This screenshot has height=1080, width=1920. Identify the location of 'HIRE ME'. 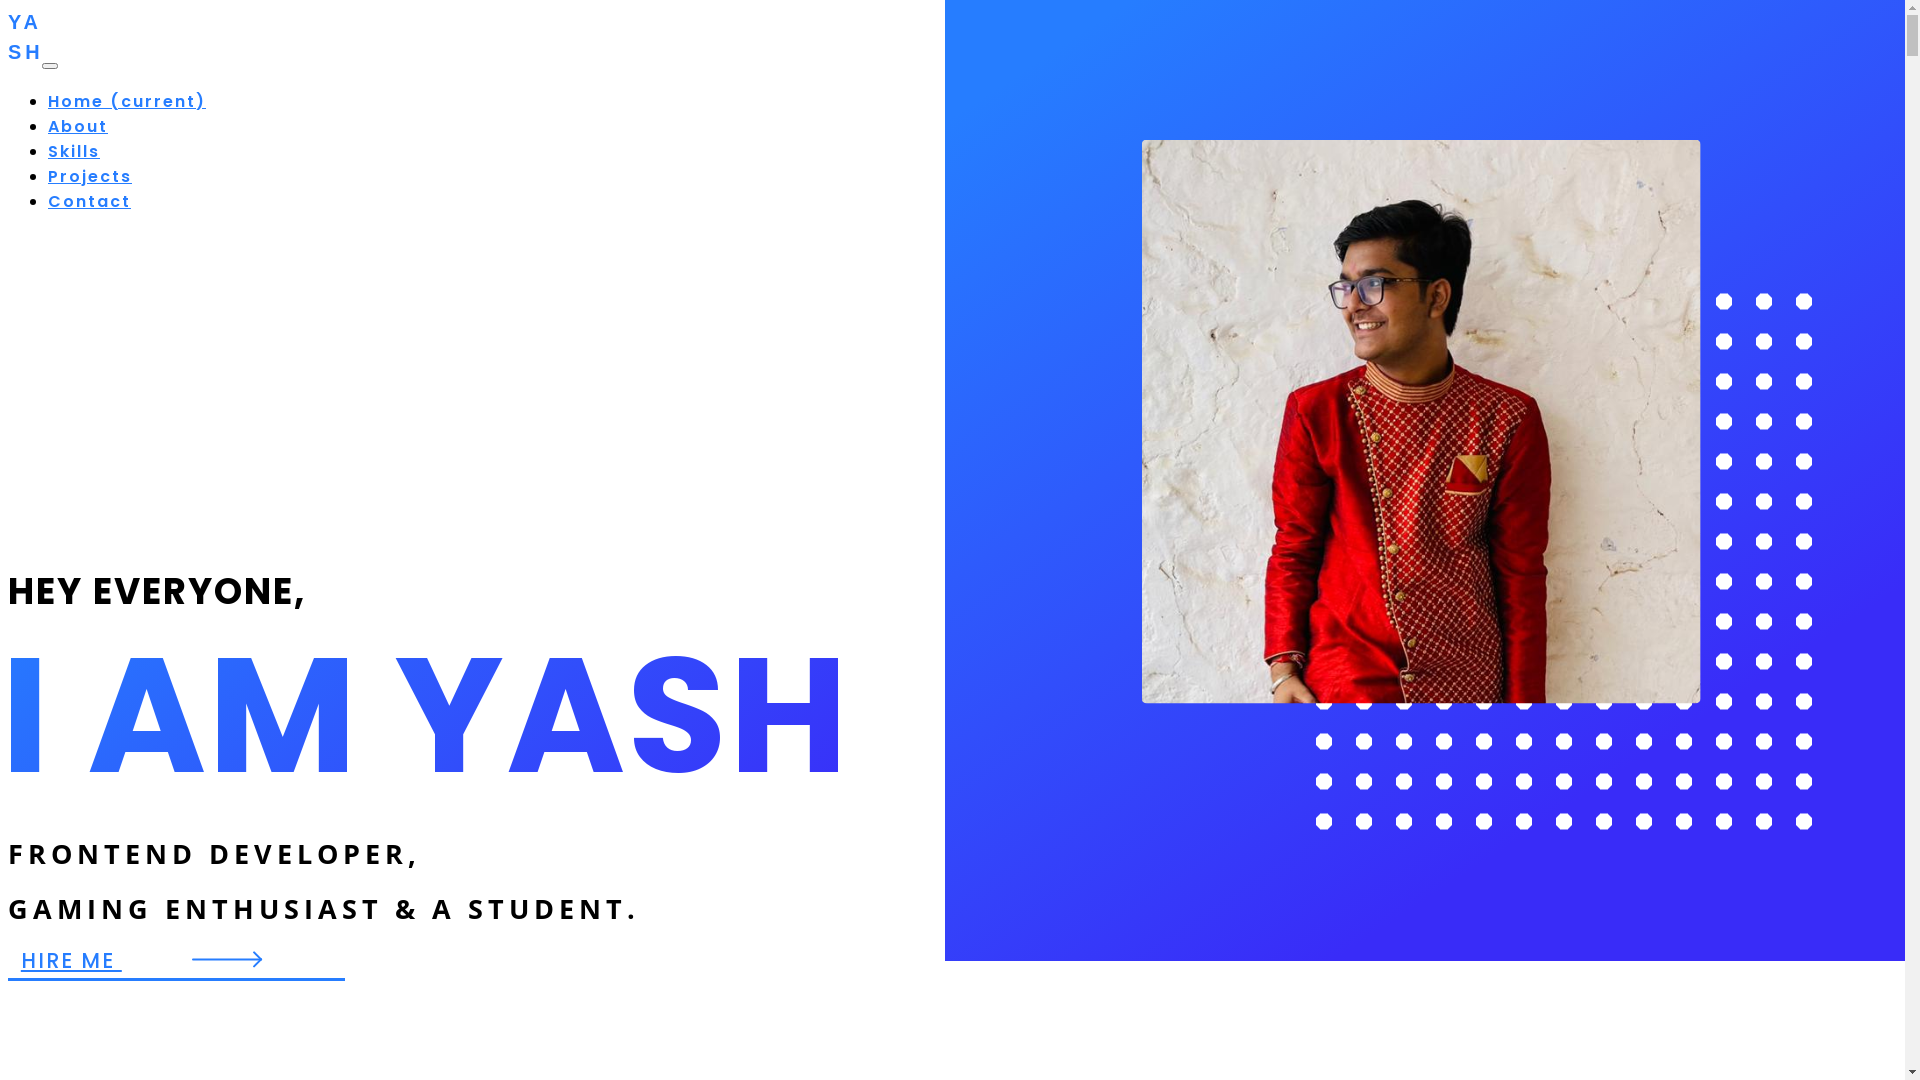
(176, 959).